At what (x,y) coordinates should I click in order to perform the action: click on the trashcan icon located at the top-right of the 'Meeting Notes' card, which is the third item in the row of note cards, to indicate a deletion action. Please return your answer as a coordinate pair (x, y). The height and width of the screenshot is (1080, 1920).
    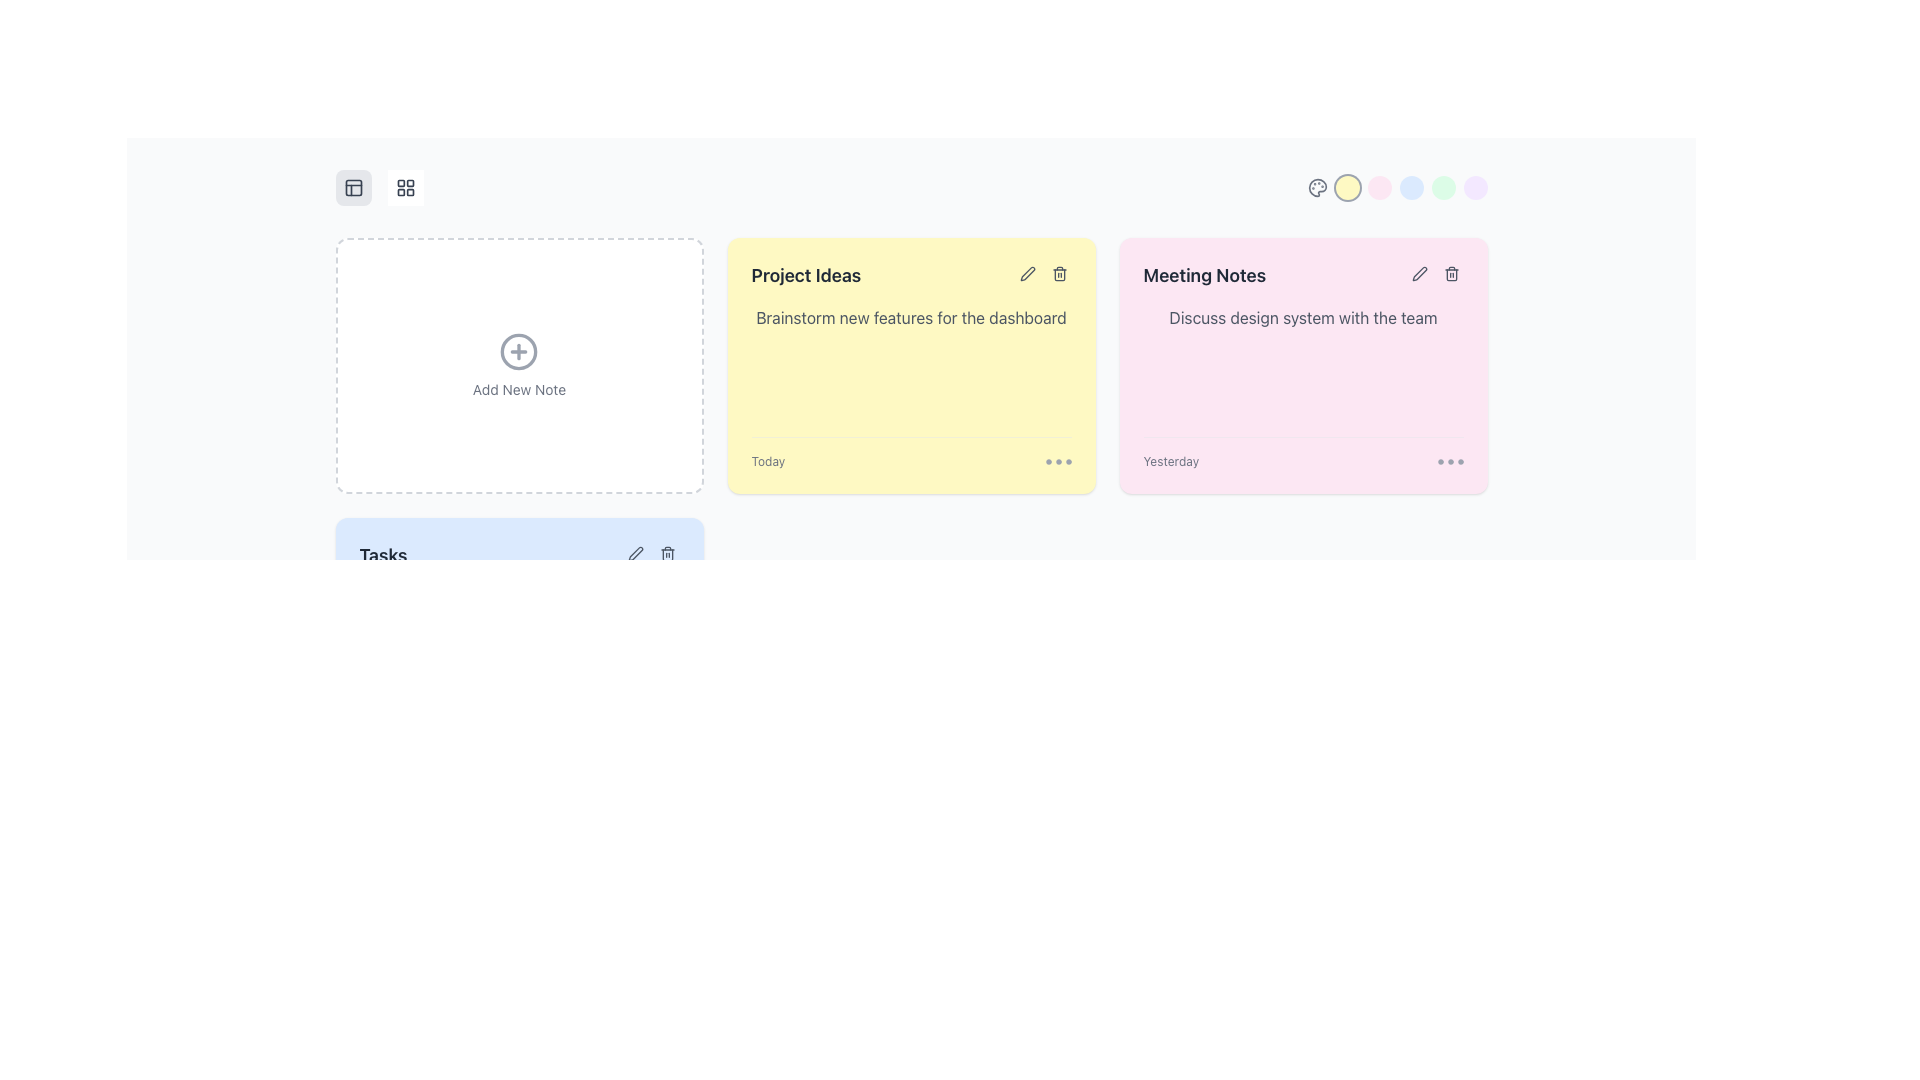
    Looking at the image, I should click on (1451, 275).